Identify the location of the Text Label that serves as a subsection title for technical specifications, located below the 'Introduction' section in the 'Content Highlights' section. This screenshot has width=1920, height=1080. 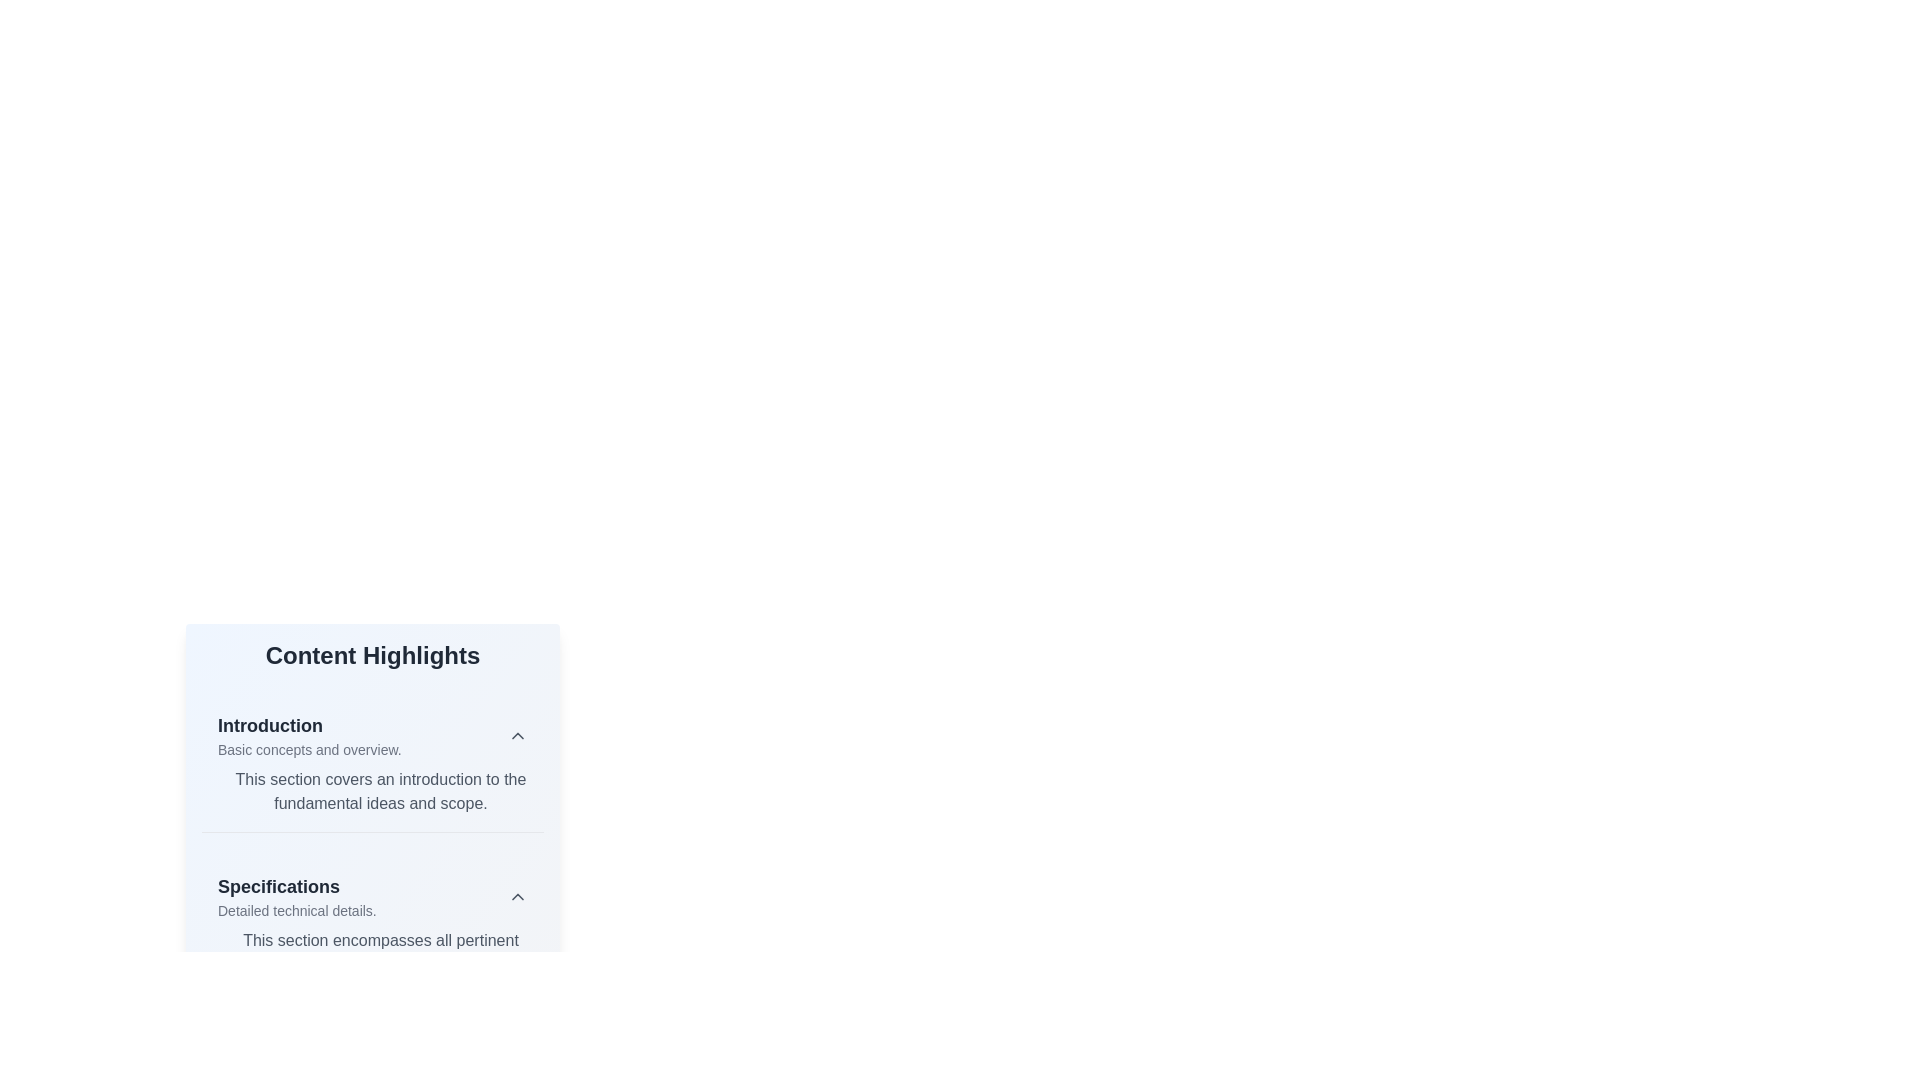
(296, 886).